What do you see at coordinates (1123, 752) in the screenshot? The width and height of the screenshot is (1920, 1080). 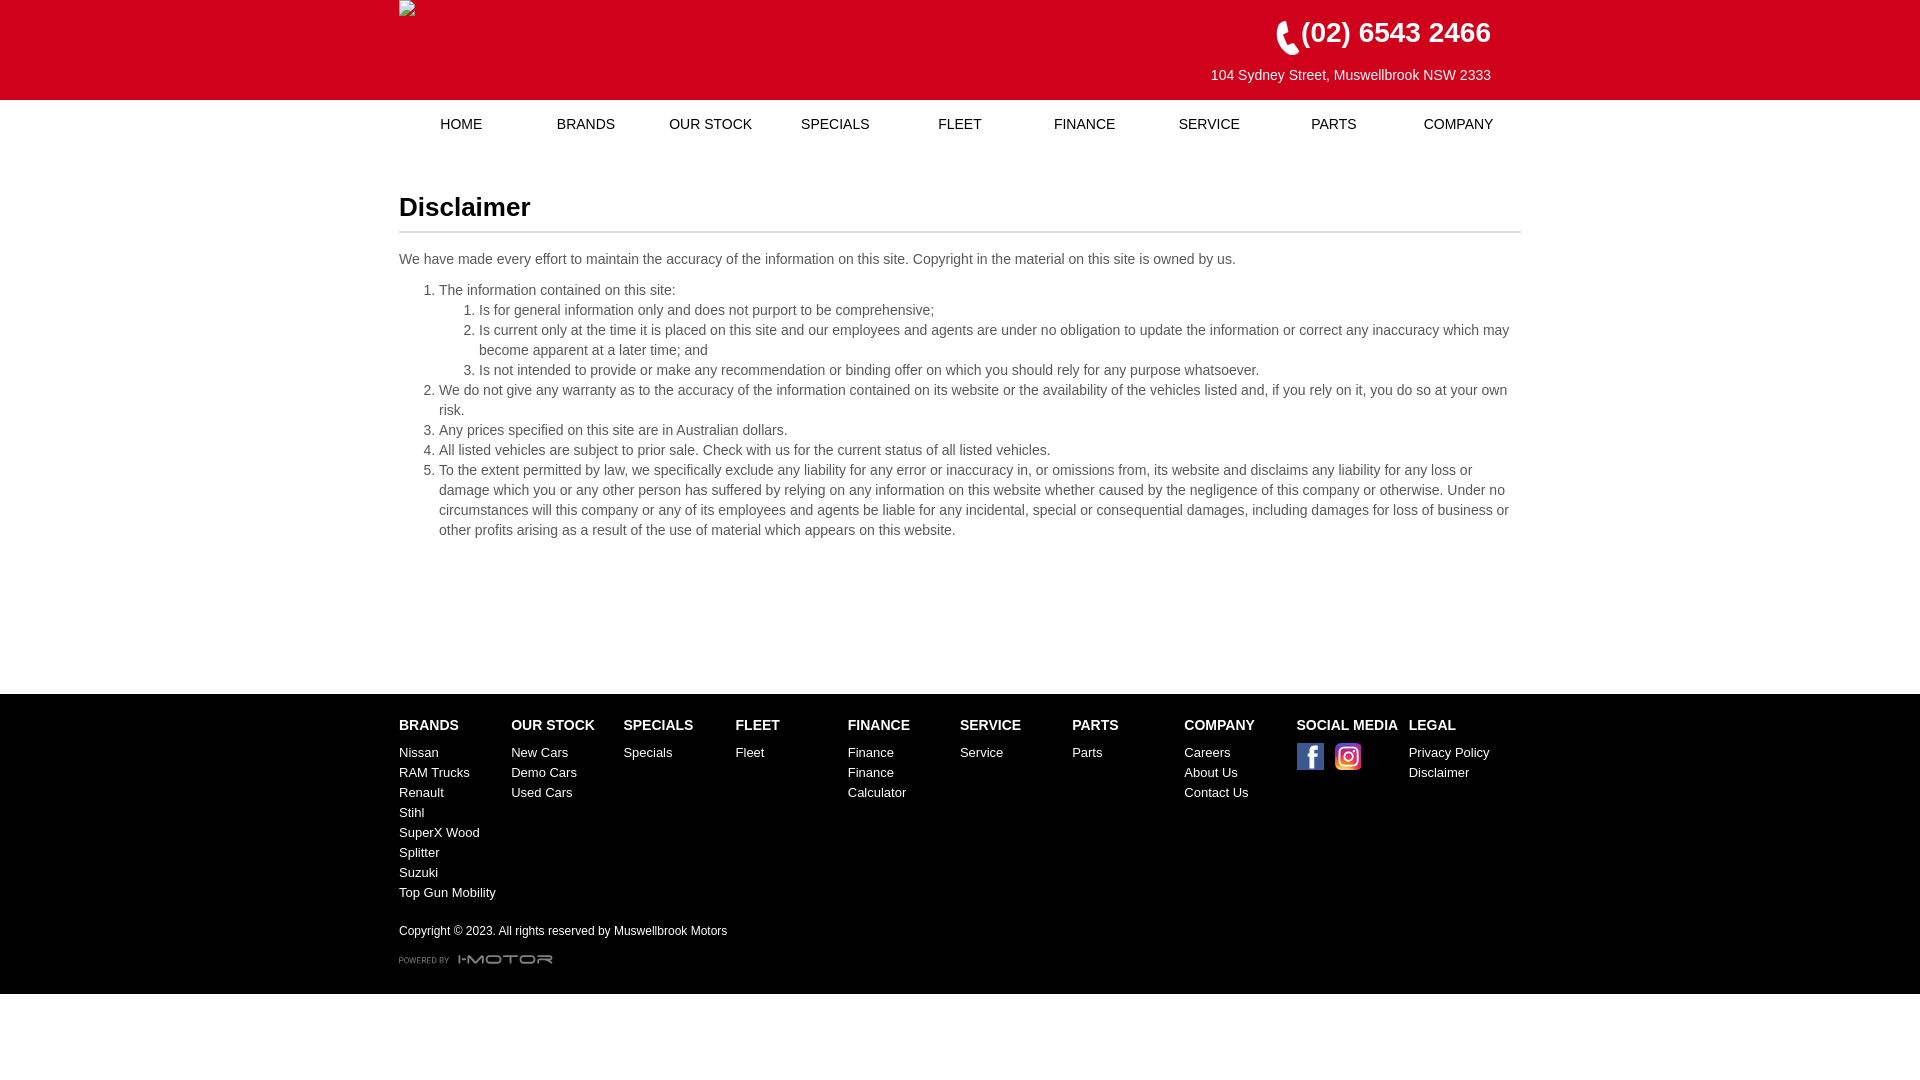 I see `'Parts'` at bounding box center [1123, 752].